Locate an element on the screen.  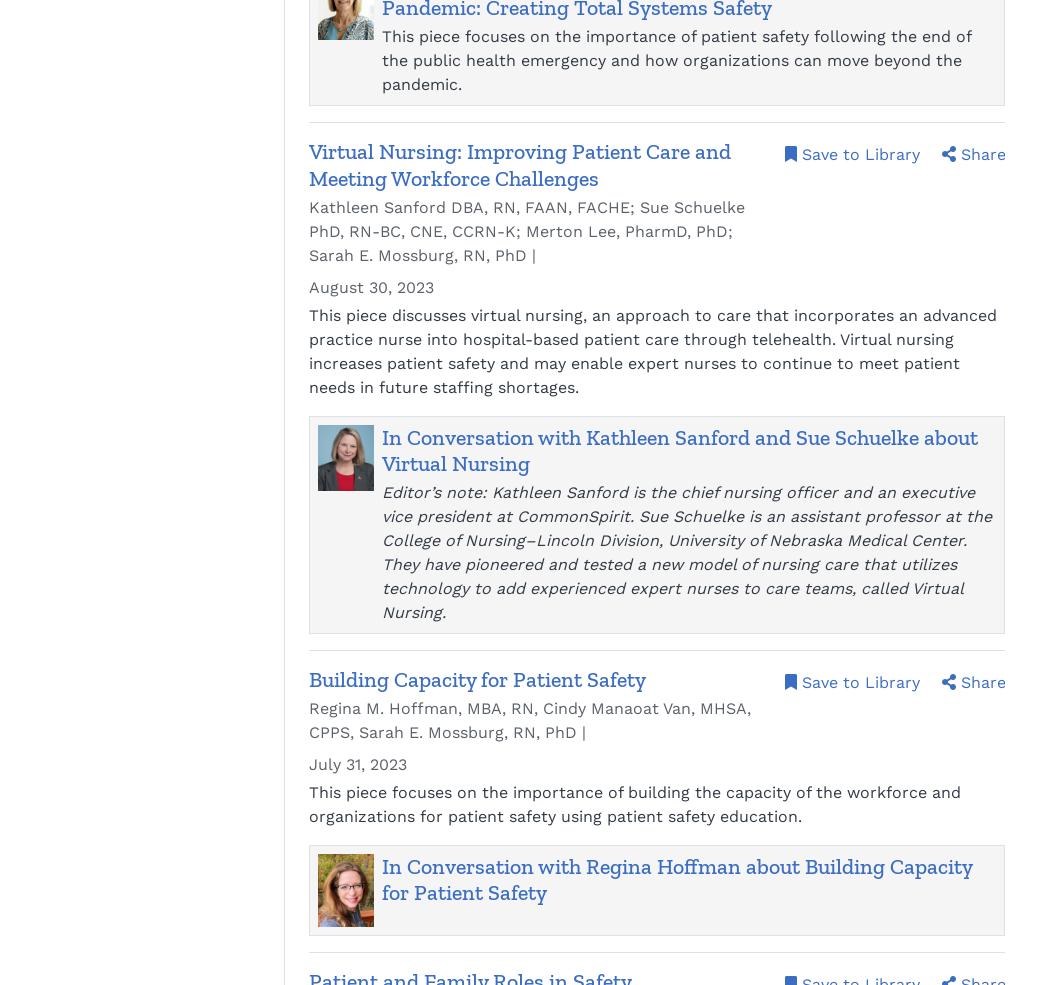
'Regina M. Hoffman, MBA, RN, Cindy Manaoat Van, MHSA, CPPS, Sarah E. Mossburg, RN, PhD
 |' is located at coordinates (529, 720).